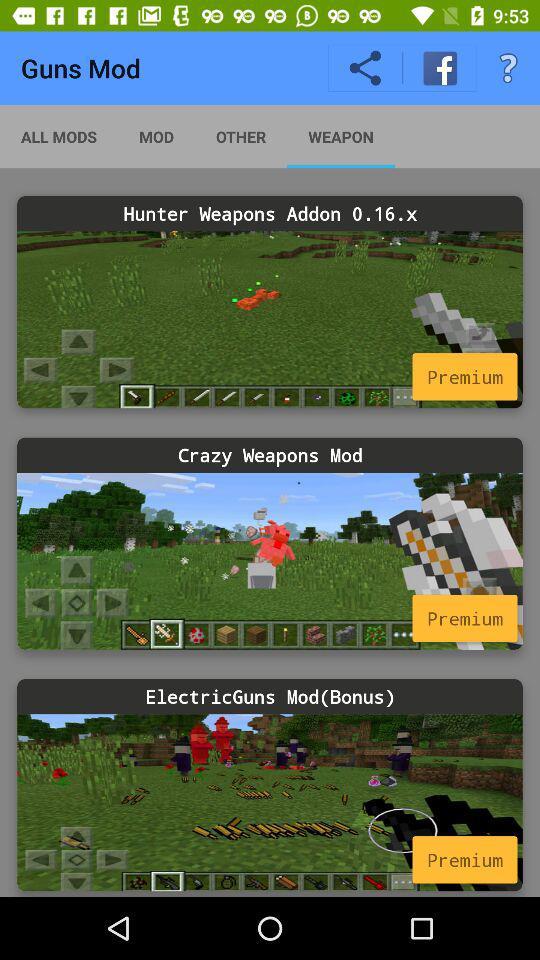 The height and width of the screenshot is (960, 540). Describe the element at coordinates (270, 319) in the screenshot. I see `click in a more image` at that location.